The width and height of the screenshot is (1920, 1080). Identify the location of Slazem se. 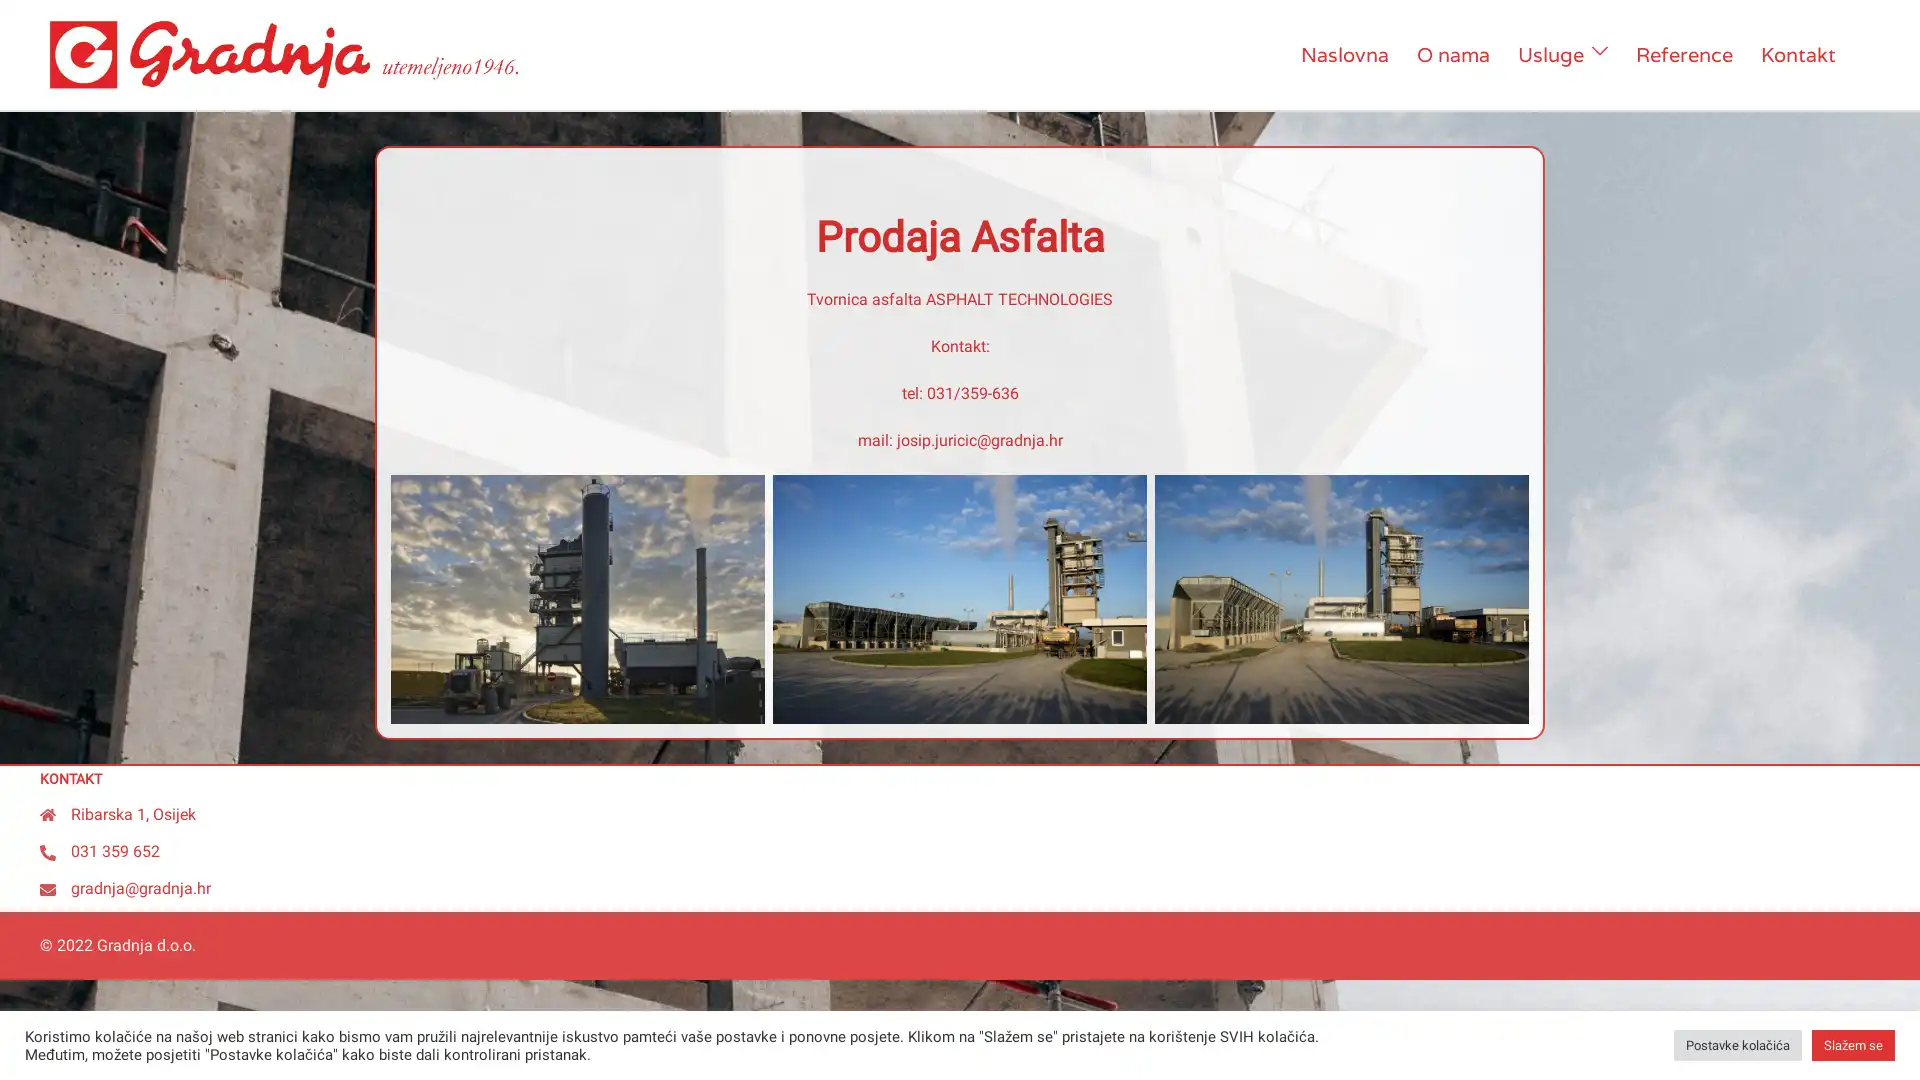
(1852, 1044).